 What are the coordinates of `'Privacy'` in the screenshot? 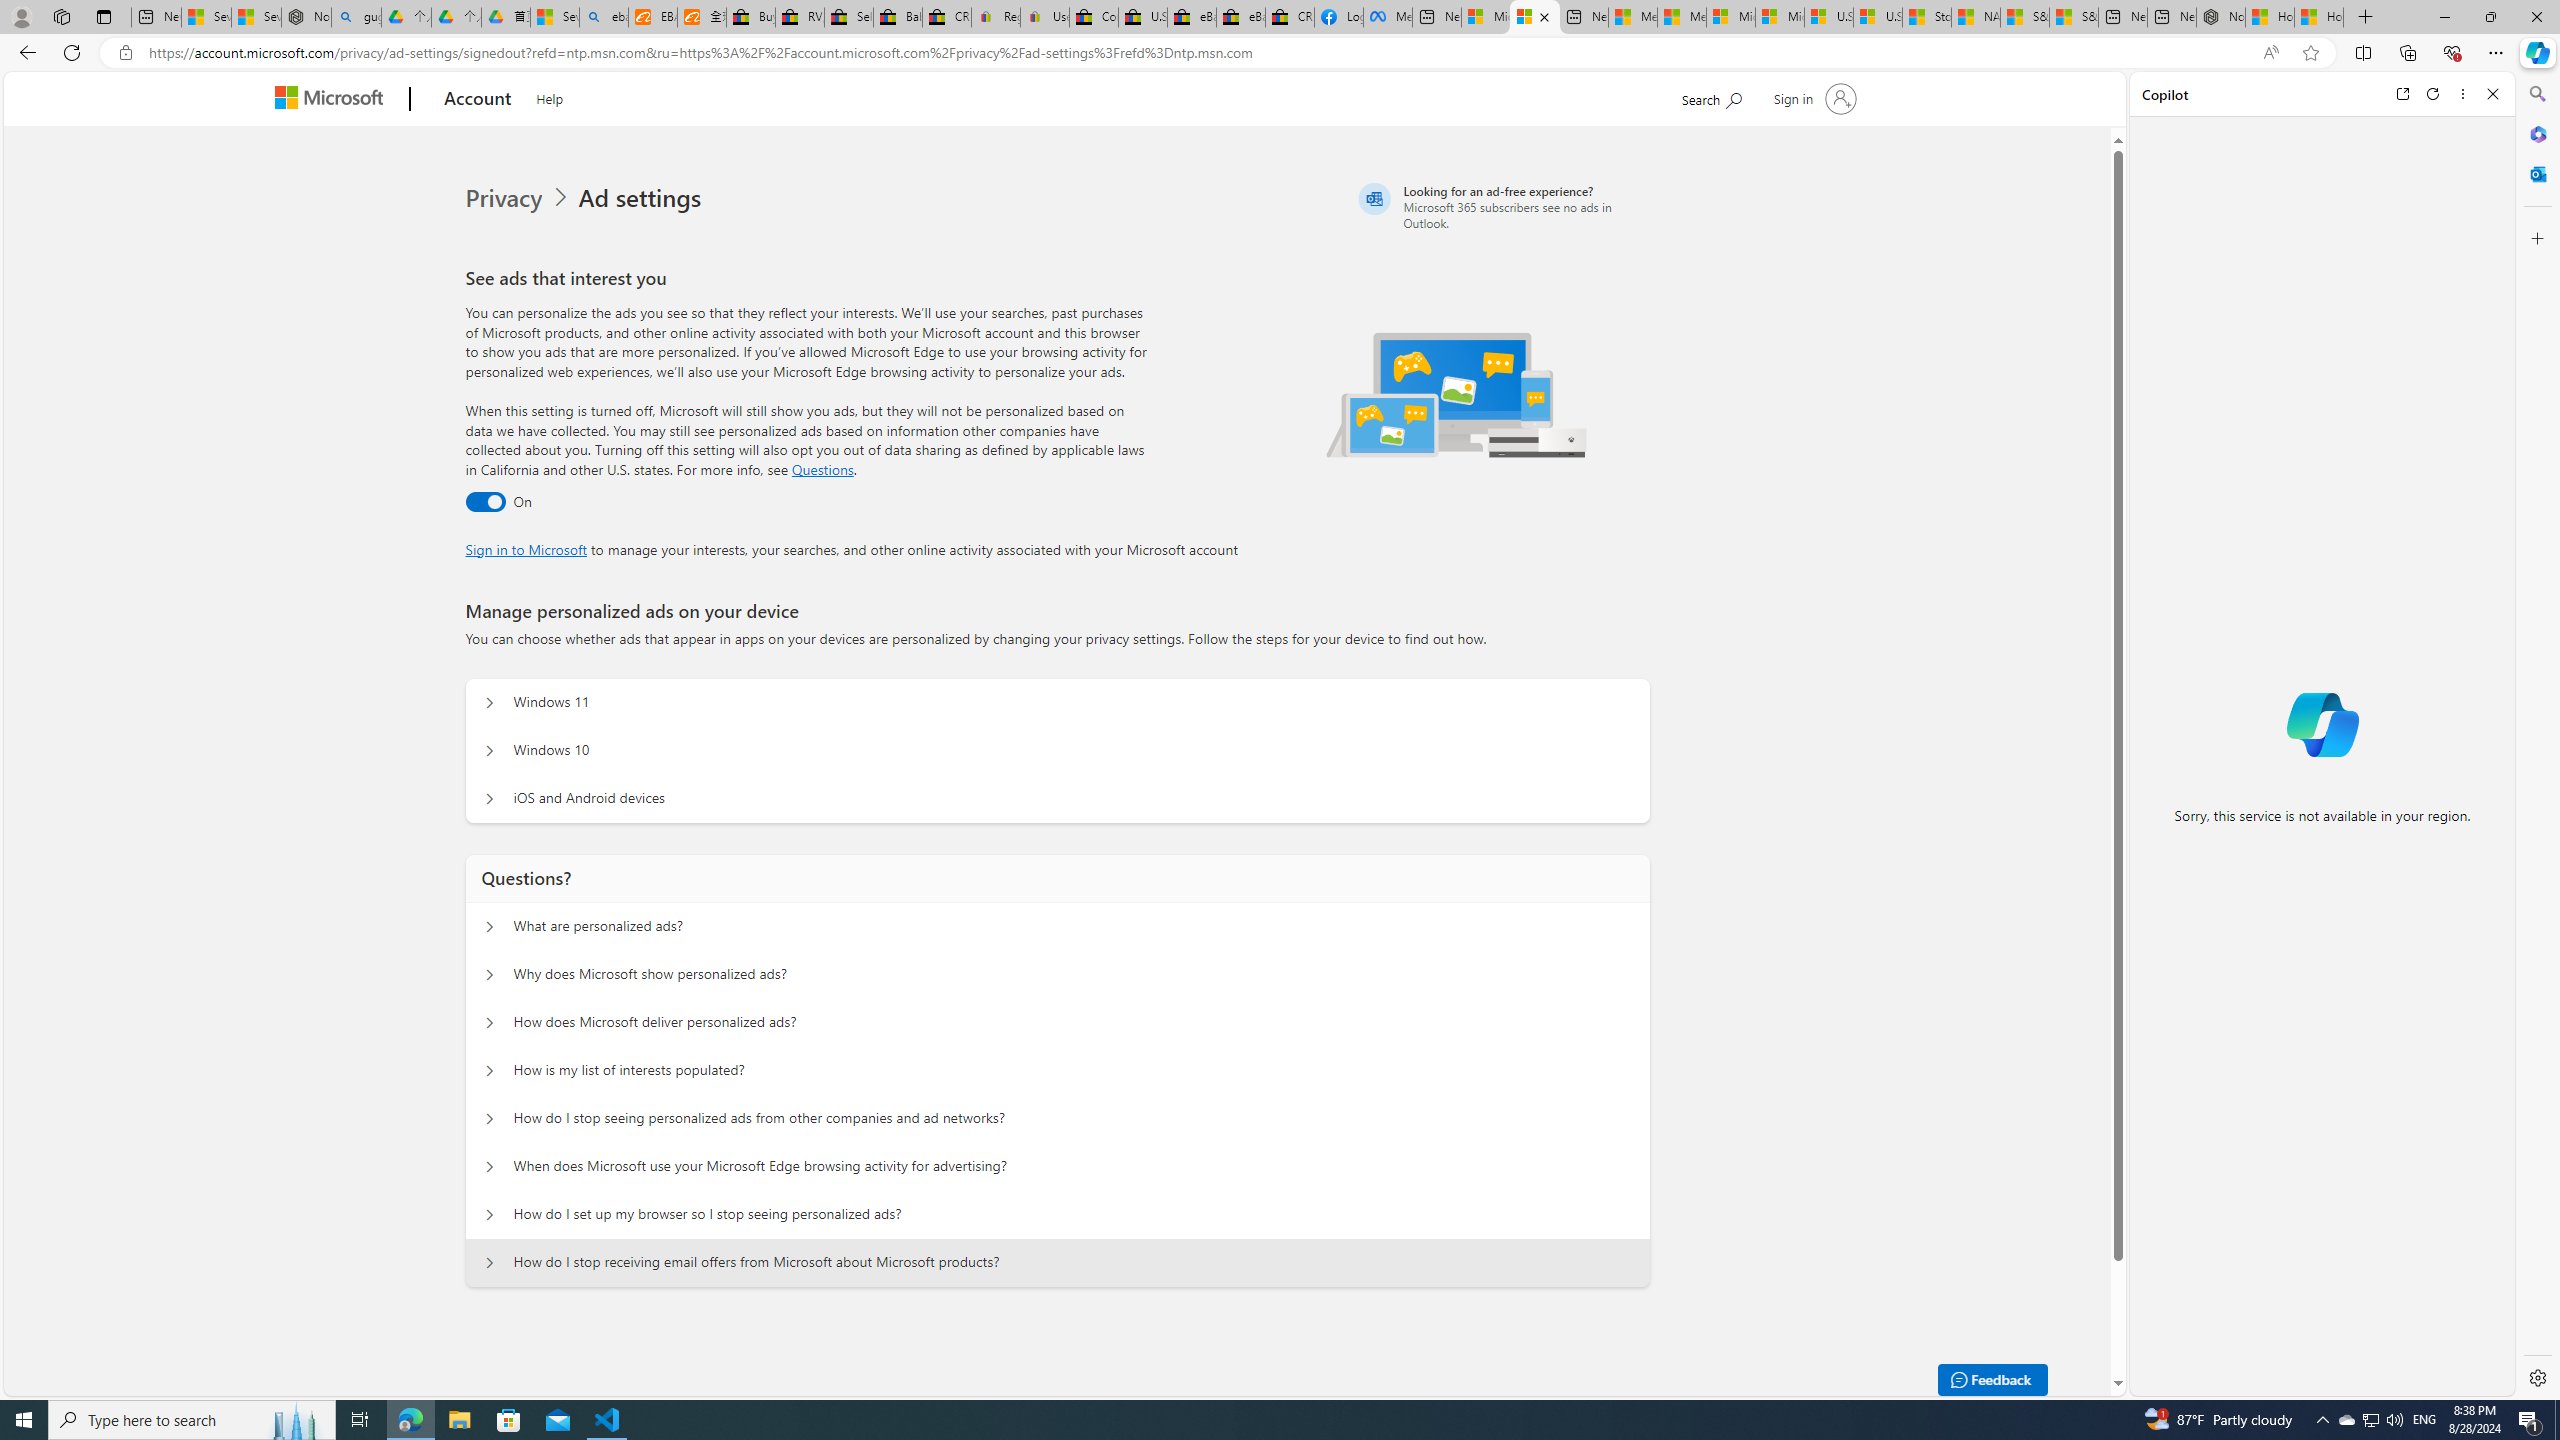 It's located at (519, 198).